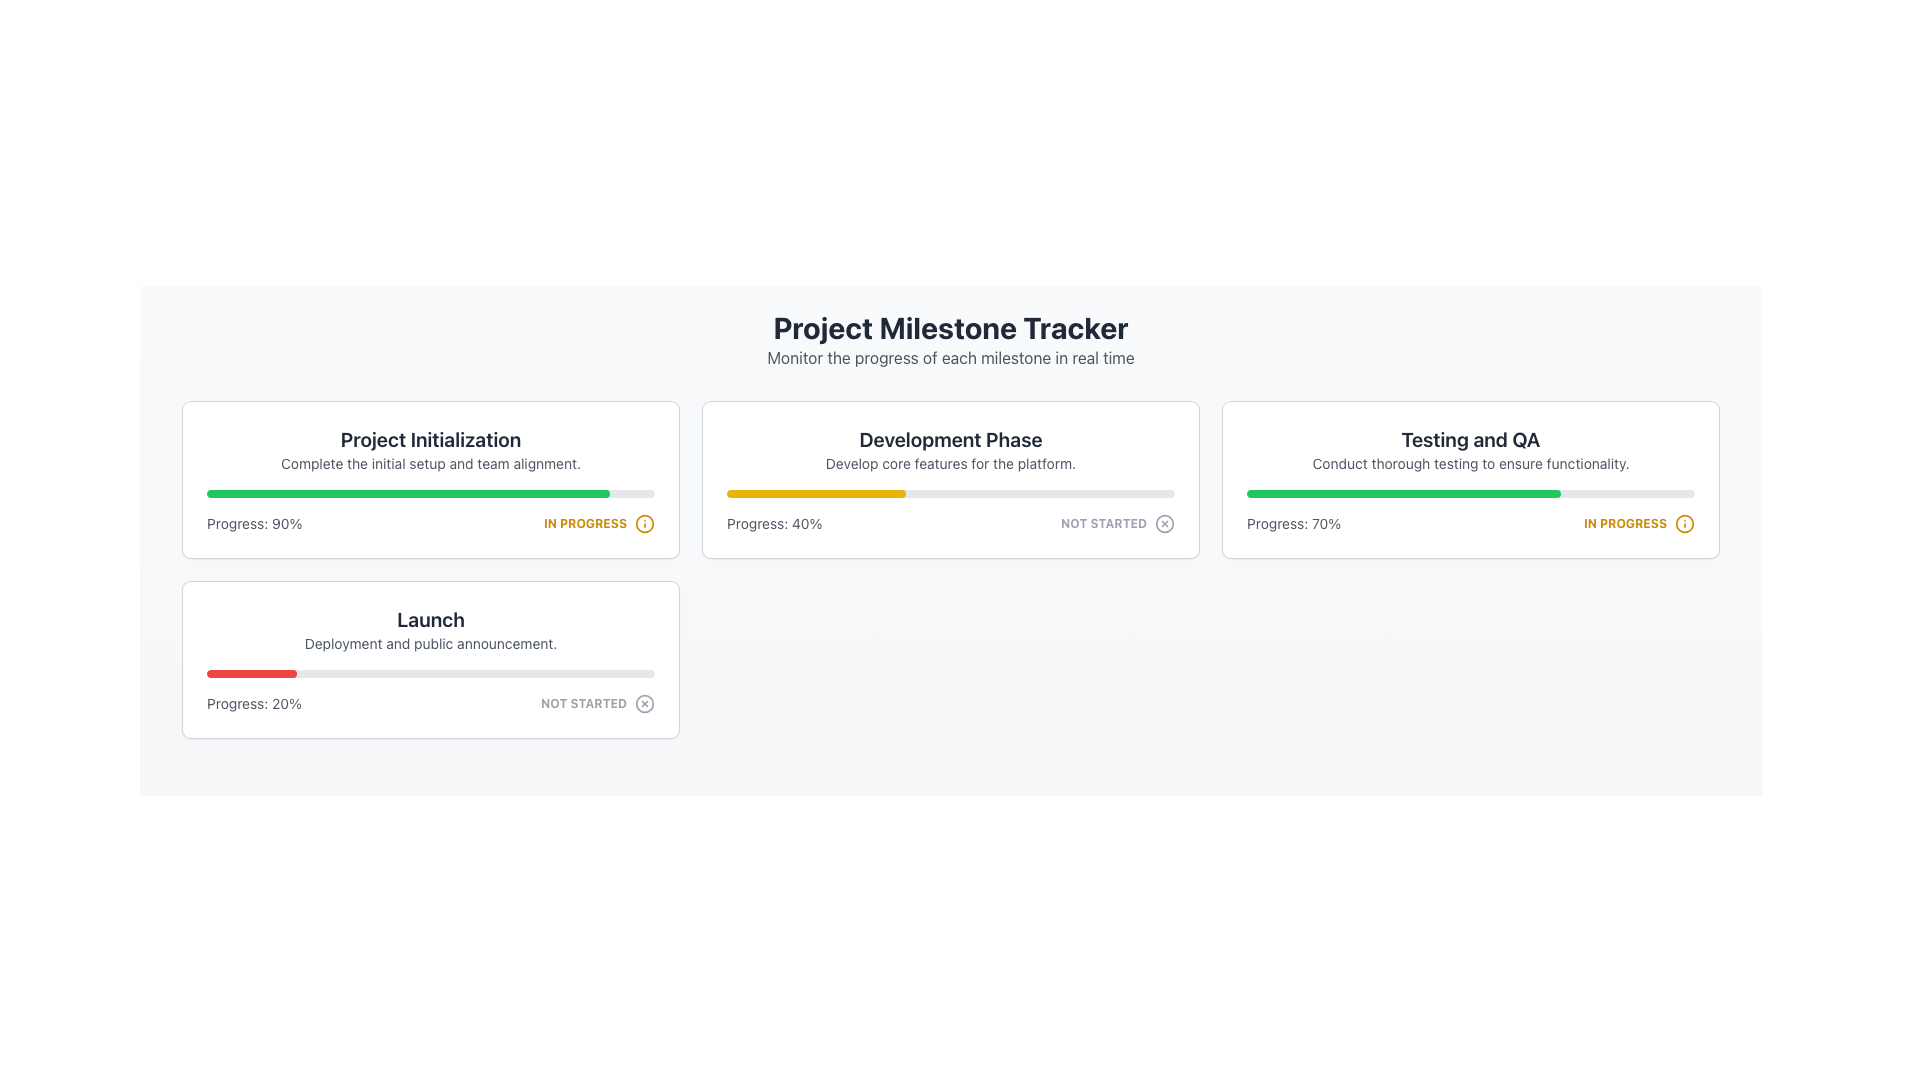 The height and width of the screenshot is (1080, 1920). Describe the element at coordinates (1639, 523) in the screenshot. I see `the text segment displaying 'IN PROGRESS' in bold yellow, which is located next to a circular 'i' icon in the bottom-right corner of the 'Testing and QA' section` at that location.